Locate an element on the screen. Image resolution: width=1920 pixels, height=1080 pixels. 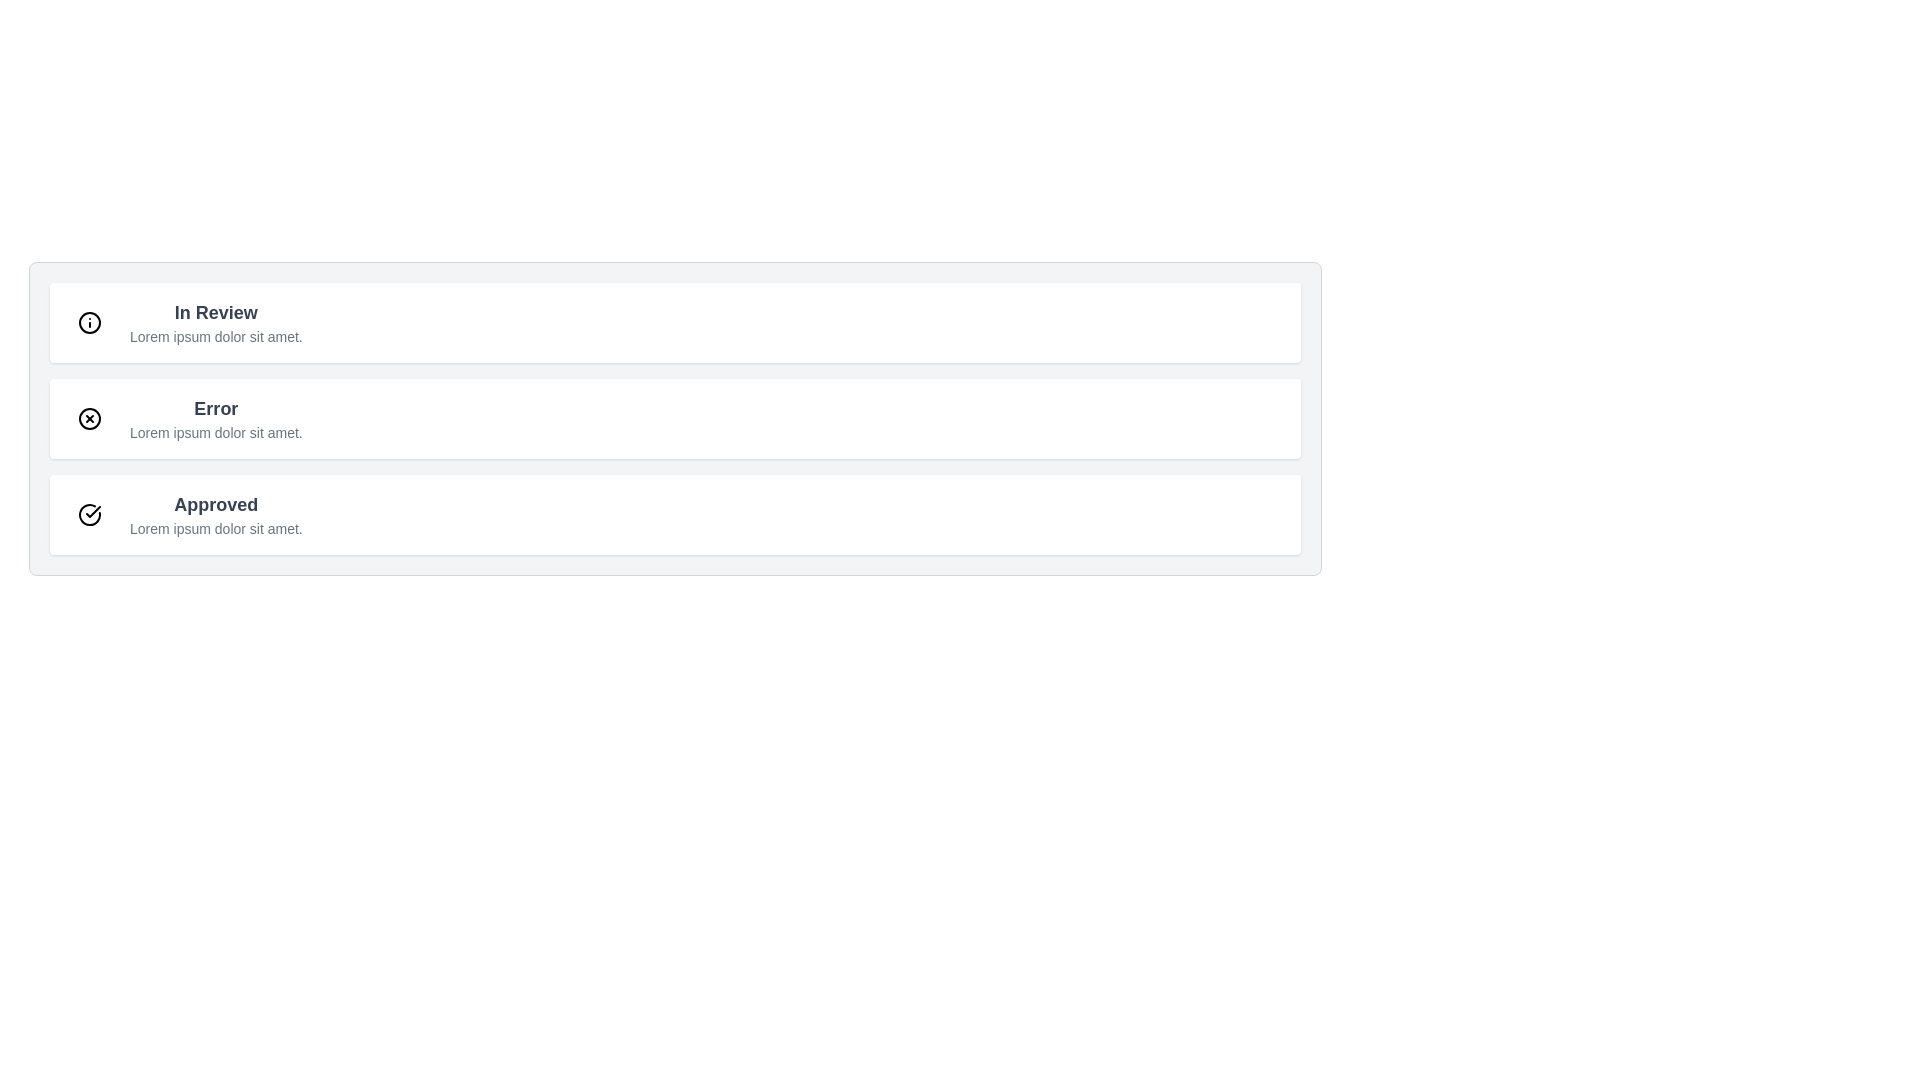
the error state icon located in the second row of the list, which is visually represented to indicate an error status is located at coordinates (89, 418).